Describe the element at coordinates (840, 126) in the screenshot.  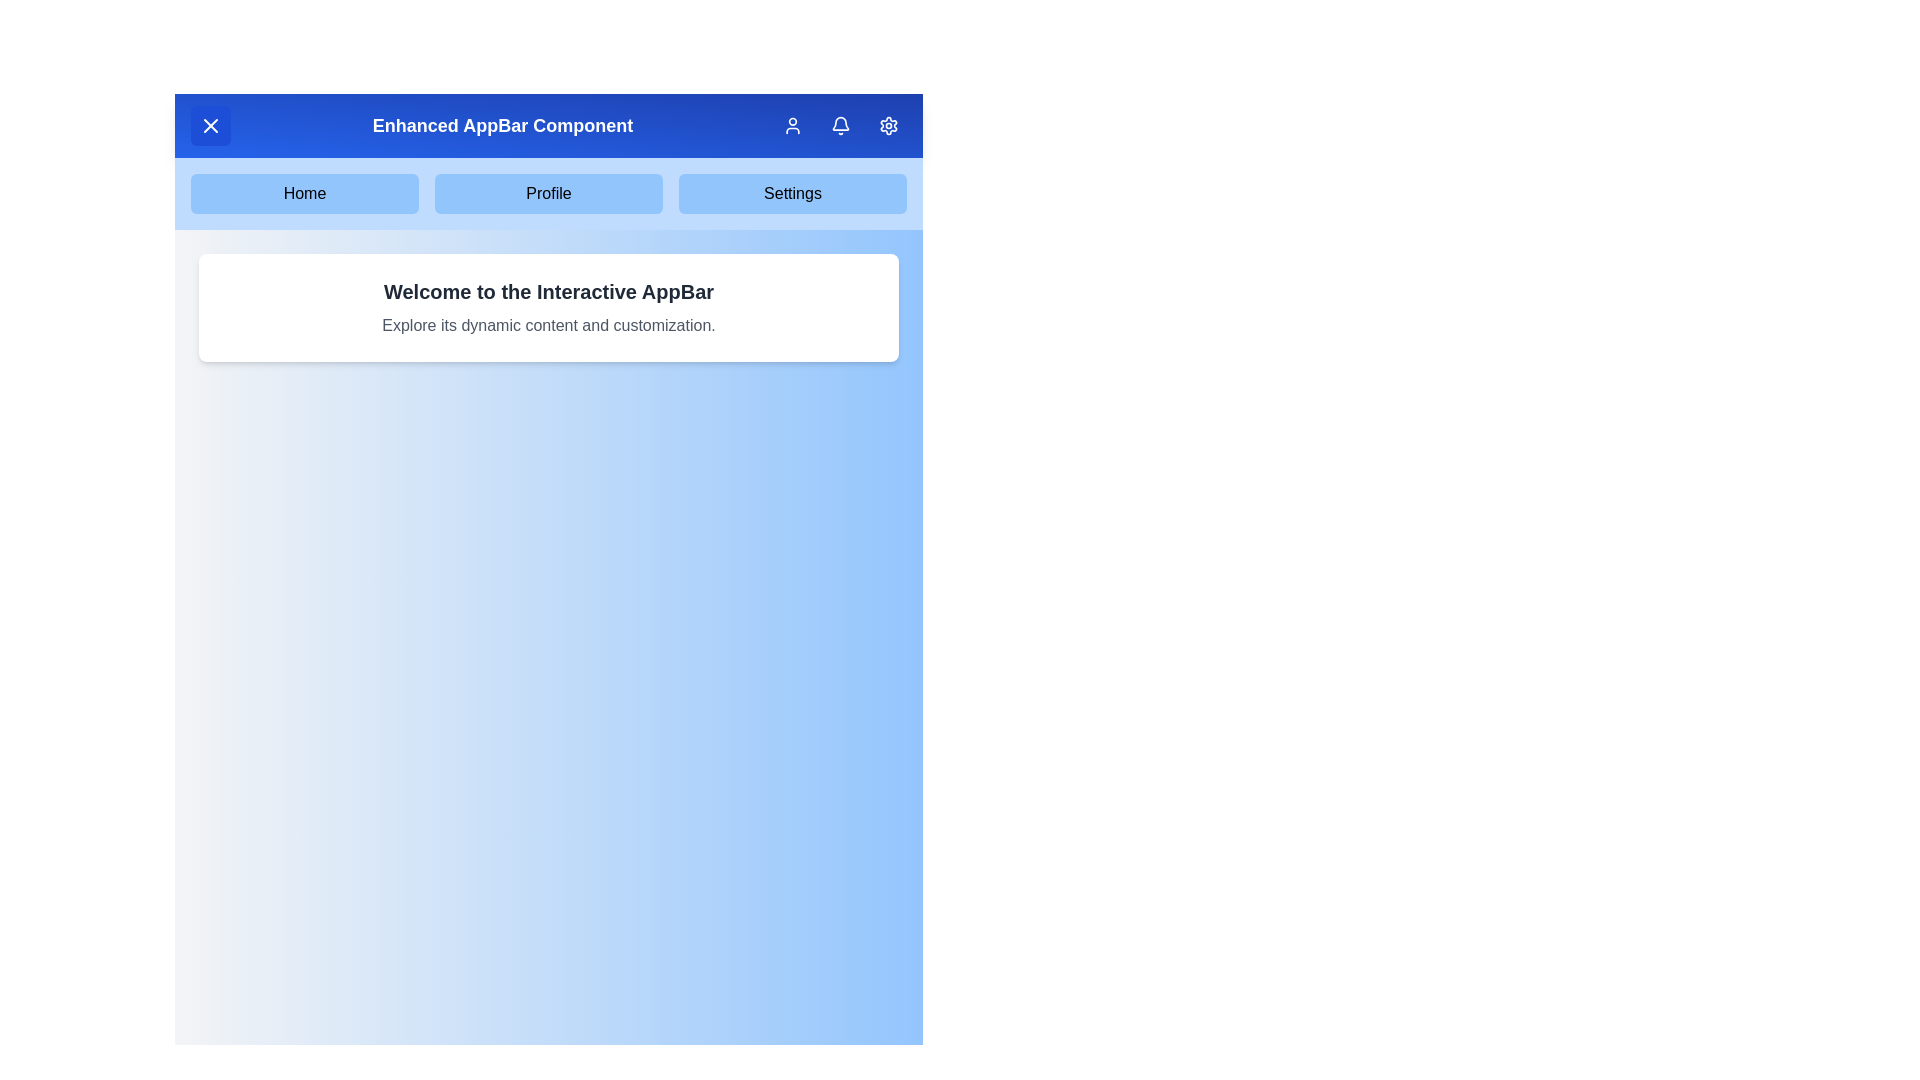
I see `the notification icon in the AppBar` at that location.